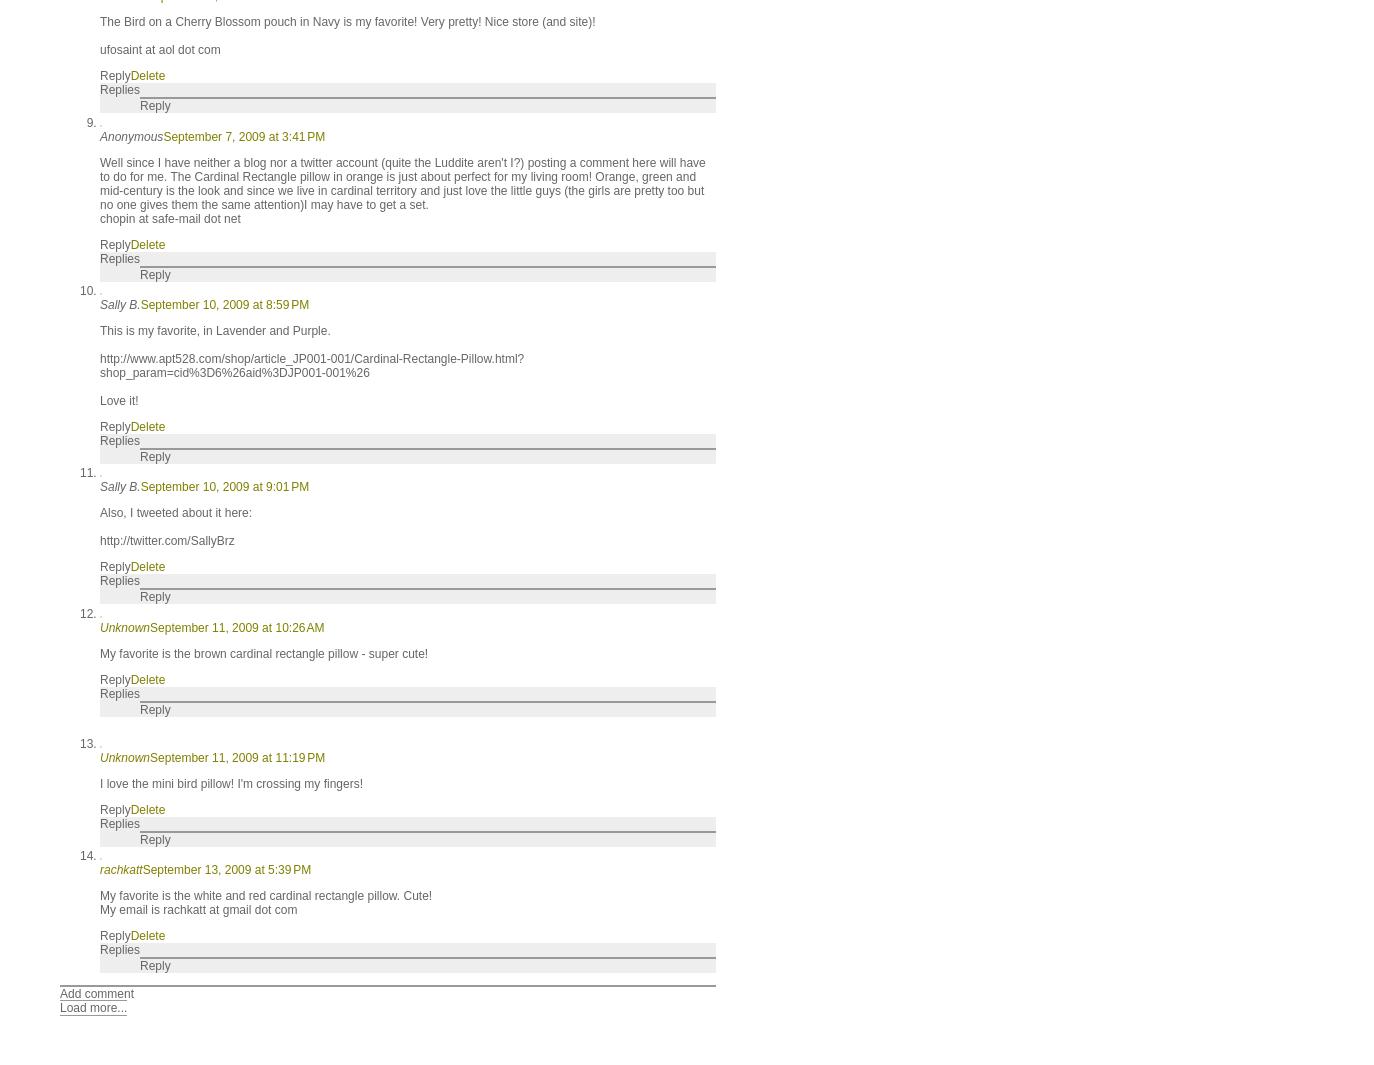 The width and height of the screenshot is (1374, 1065). Describe the element at coordinates (158, 48) in the screenshot. I see `'ufosaint at aol dot com'` at that location.